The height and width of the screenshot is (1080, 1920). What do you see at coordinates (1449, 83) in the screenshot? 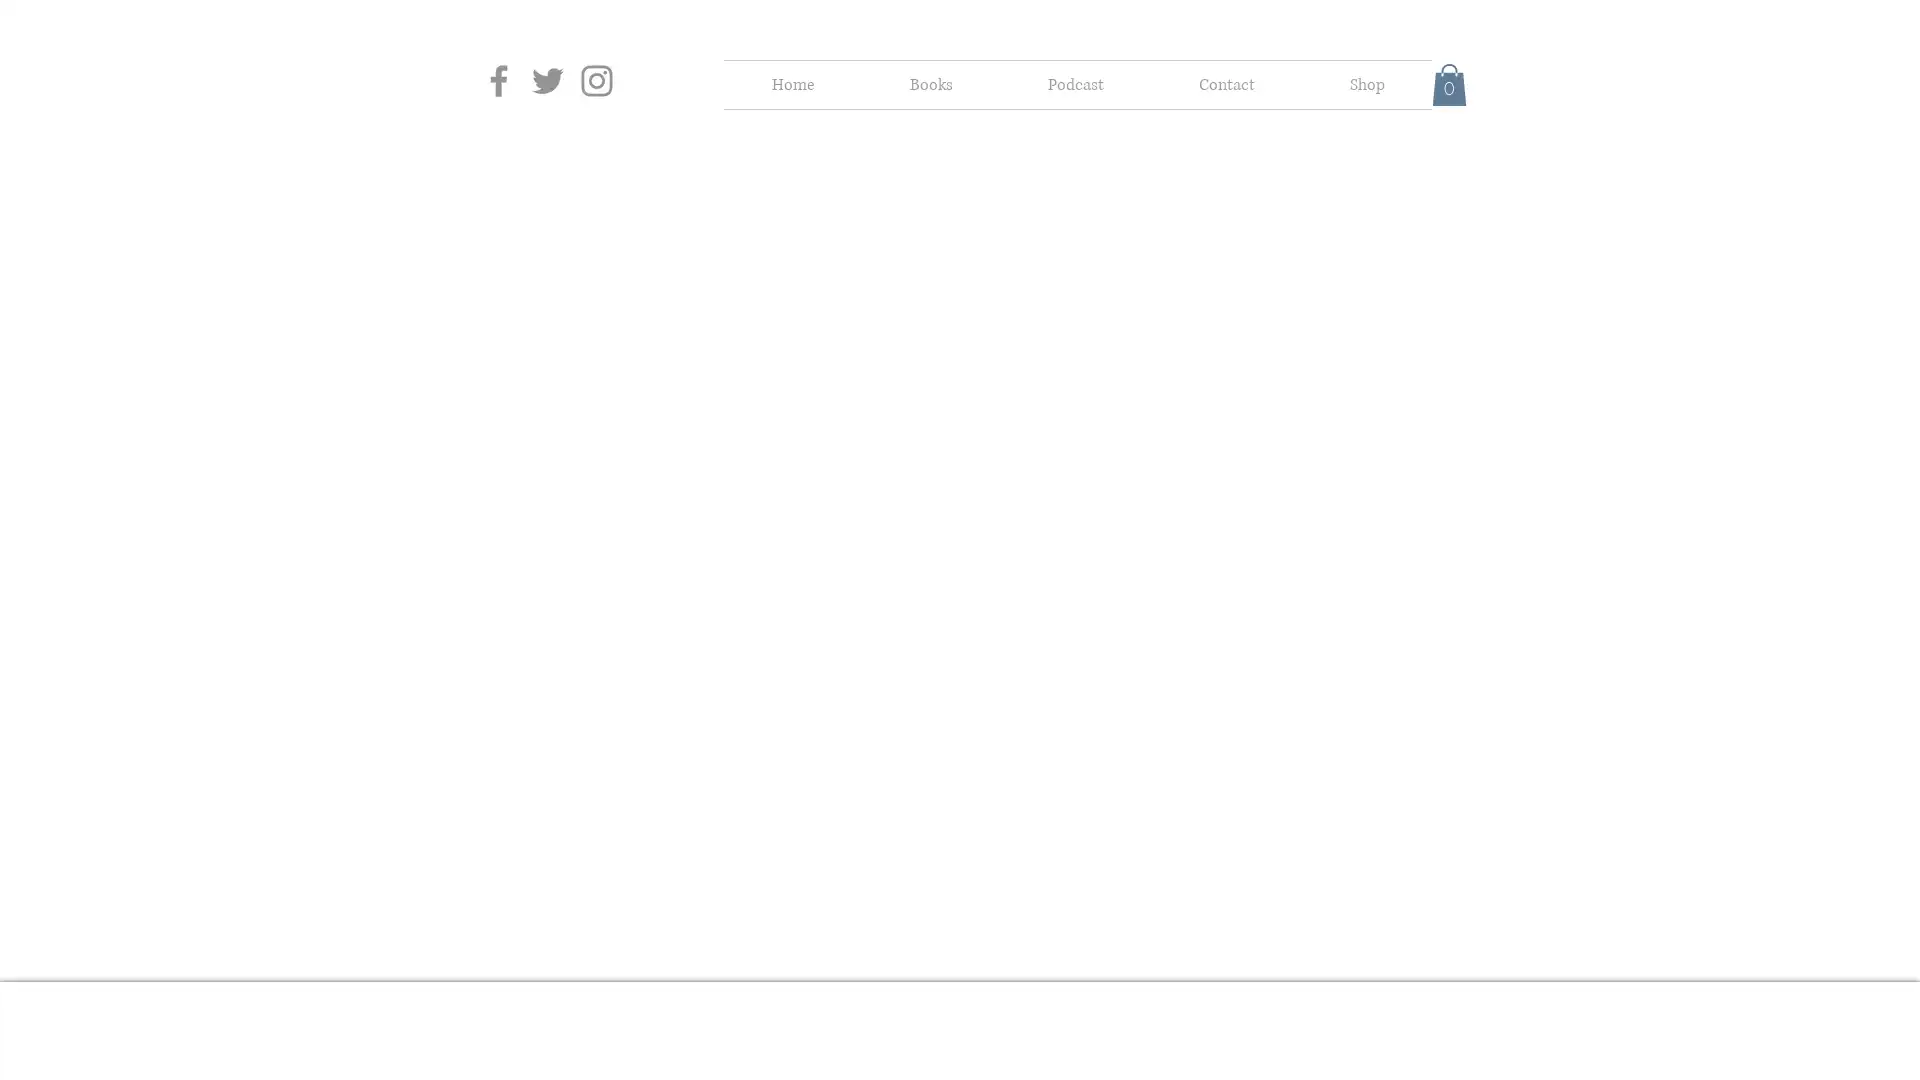
I see `Cart with 0 items` at bounding box center [1449, 83].